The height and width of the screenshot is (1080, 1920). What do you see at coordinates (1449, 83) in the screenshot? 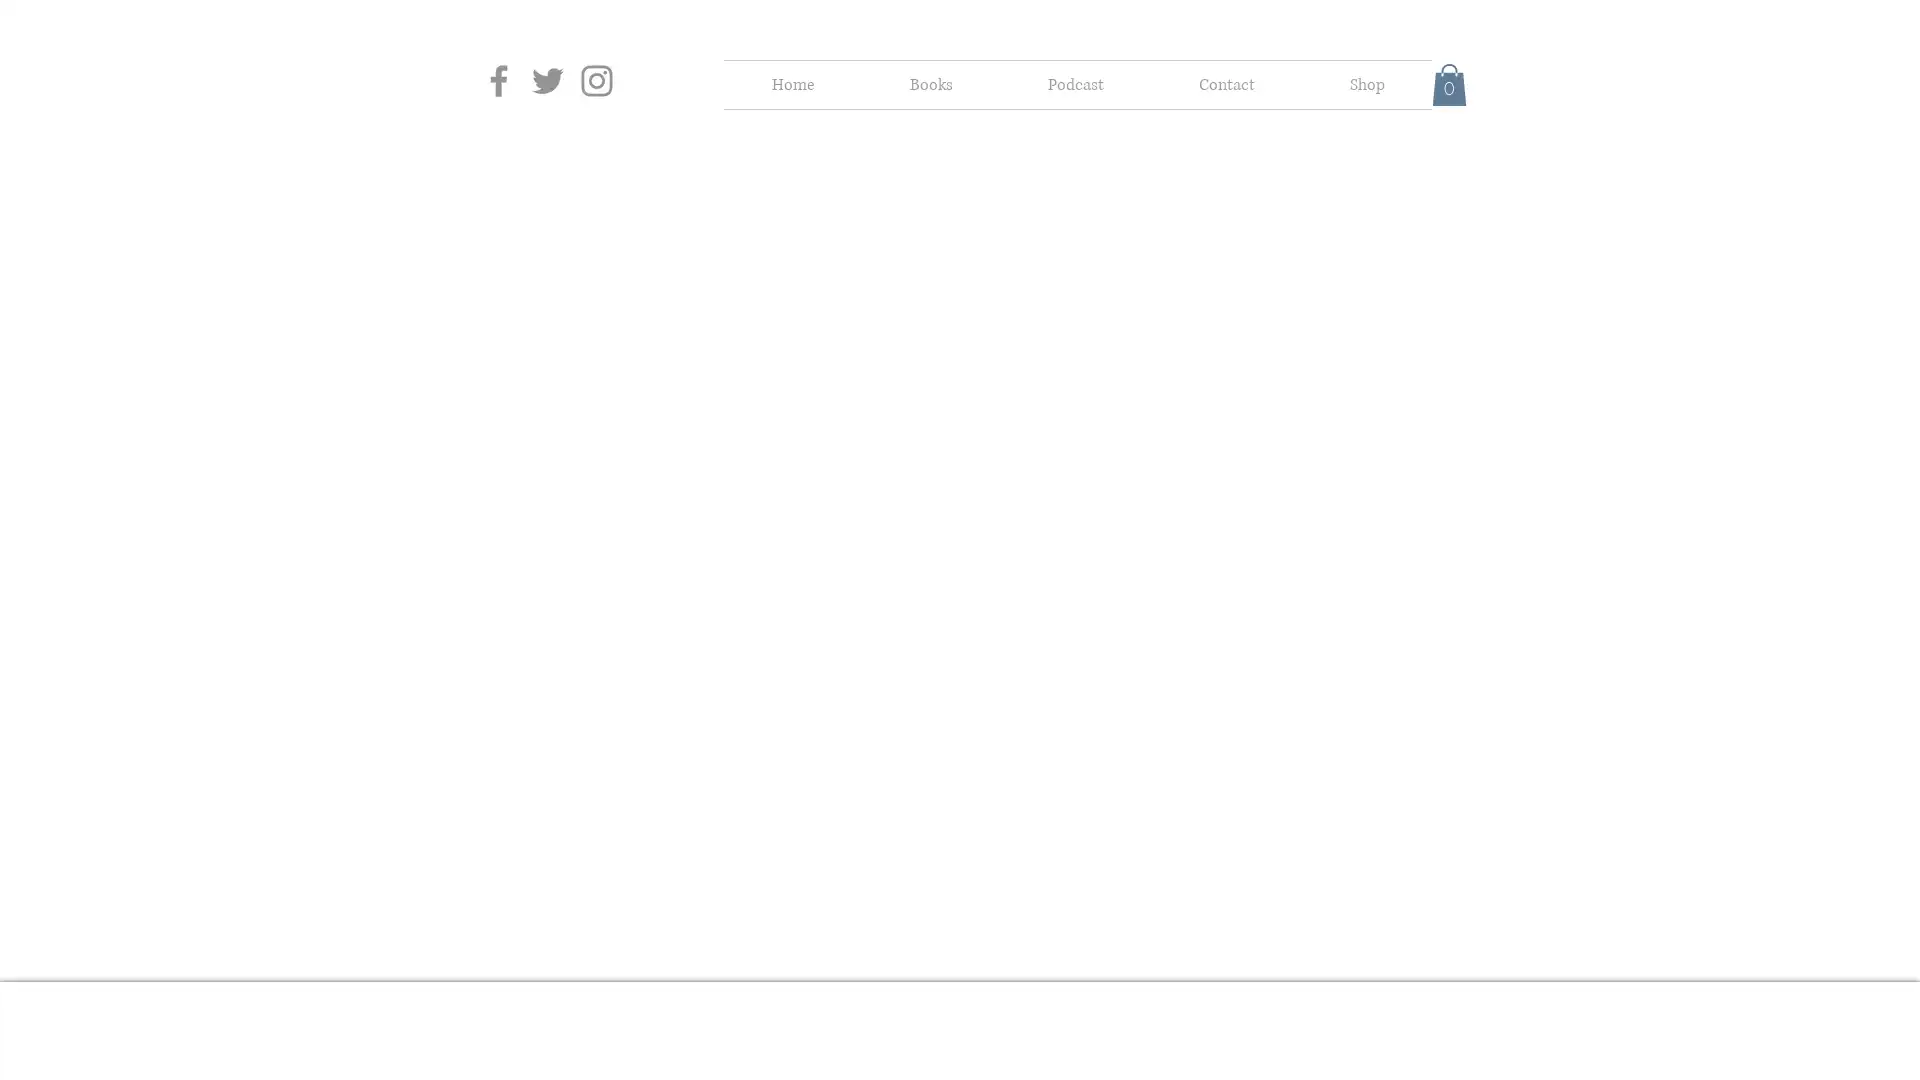
I see `Cart with 0 items` at bounding box center [1449, 83].